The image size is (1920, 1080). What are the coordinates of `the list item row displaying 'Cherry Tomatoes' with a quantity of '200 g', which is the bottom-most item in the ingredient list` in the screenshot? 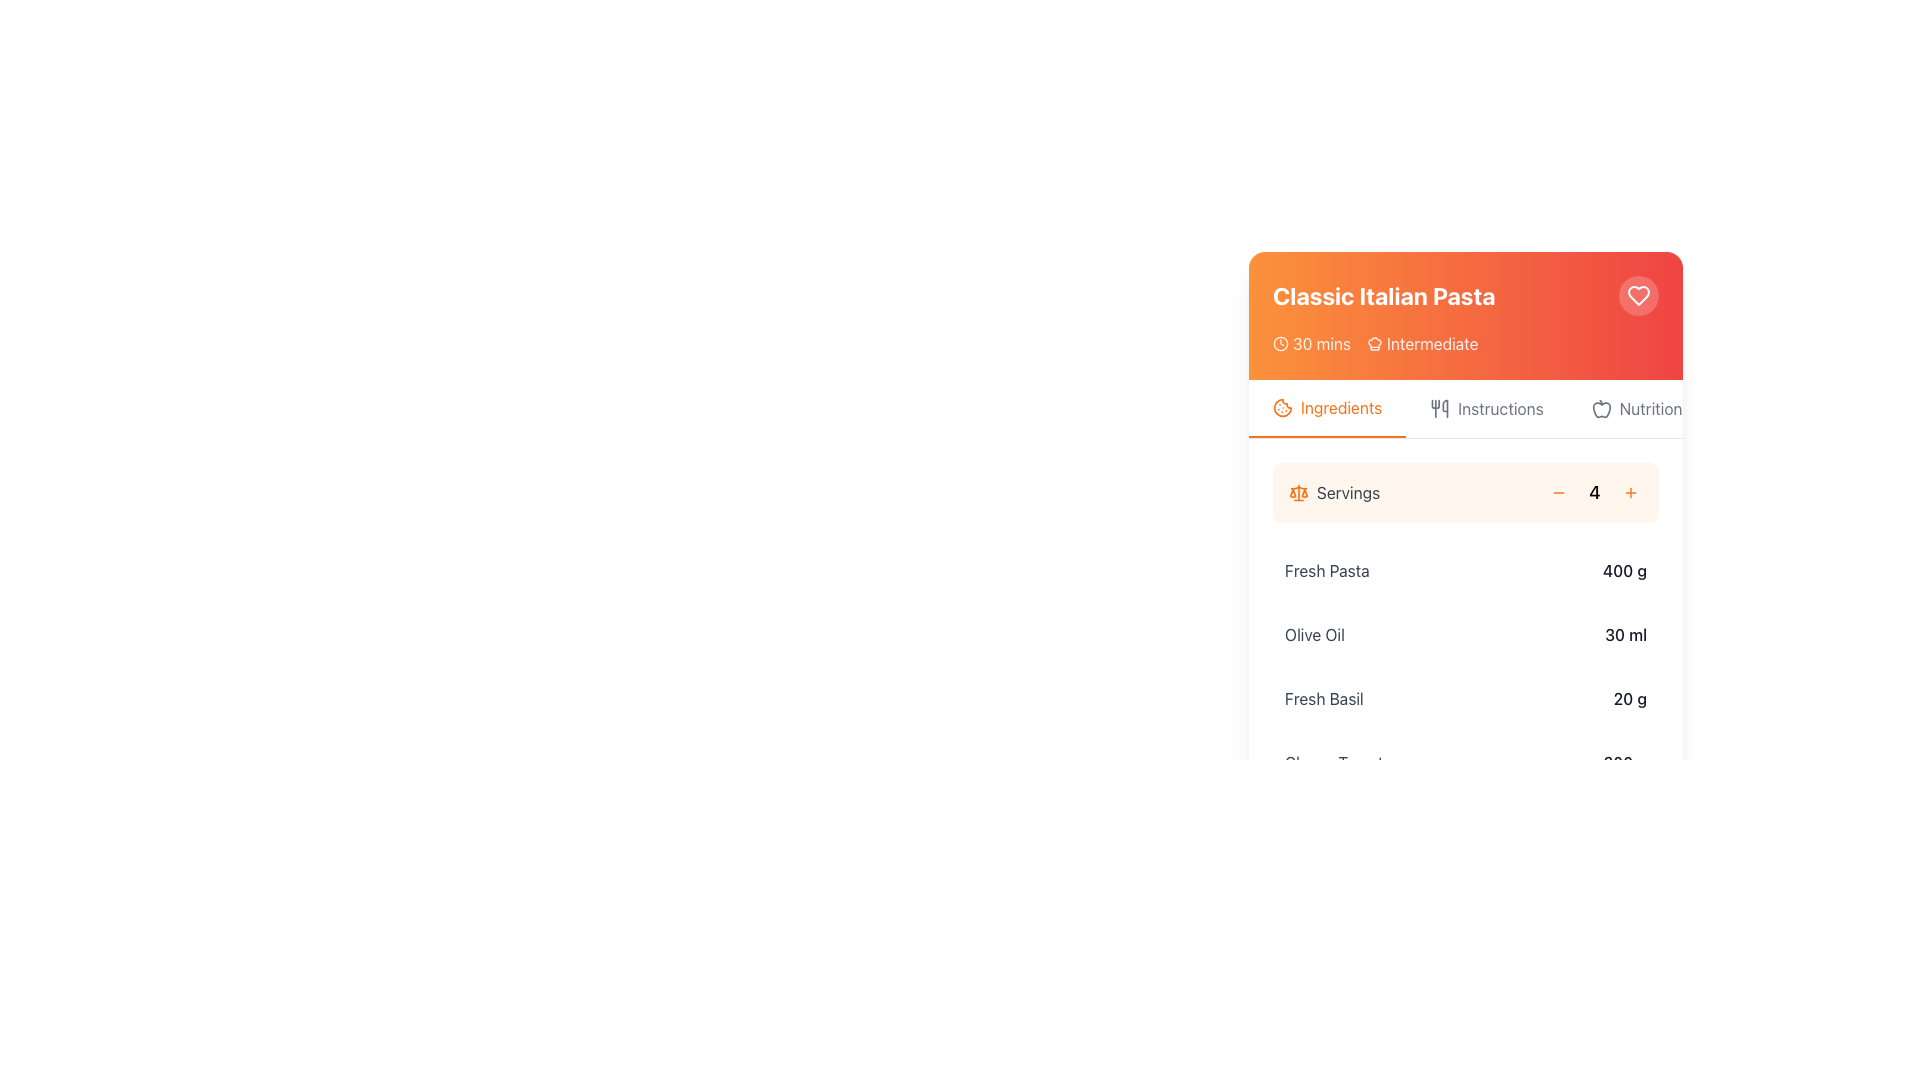 It's located at (1465, 763).